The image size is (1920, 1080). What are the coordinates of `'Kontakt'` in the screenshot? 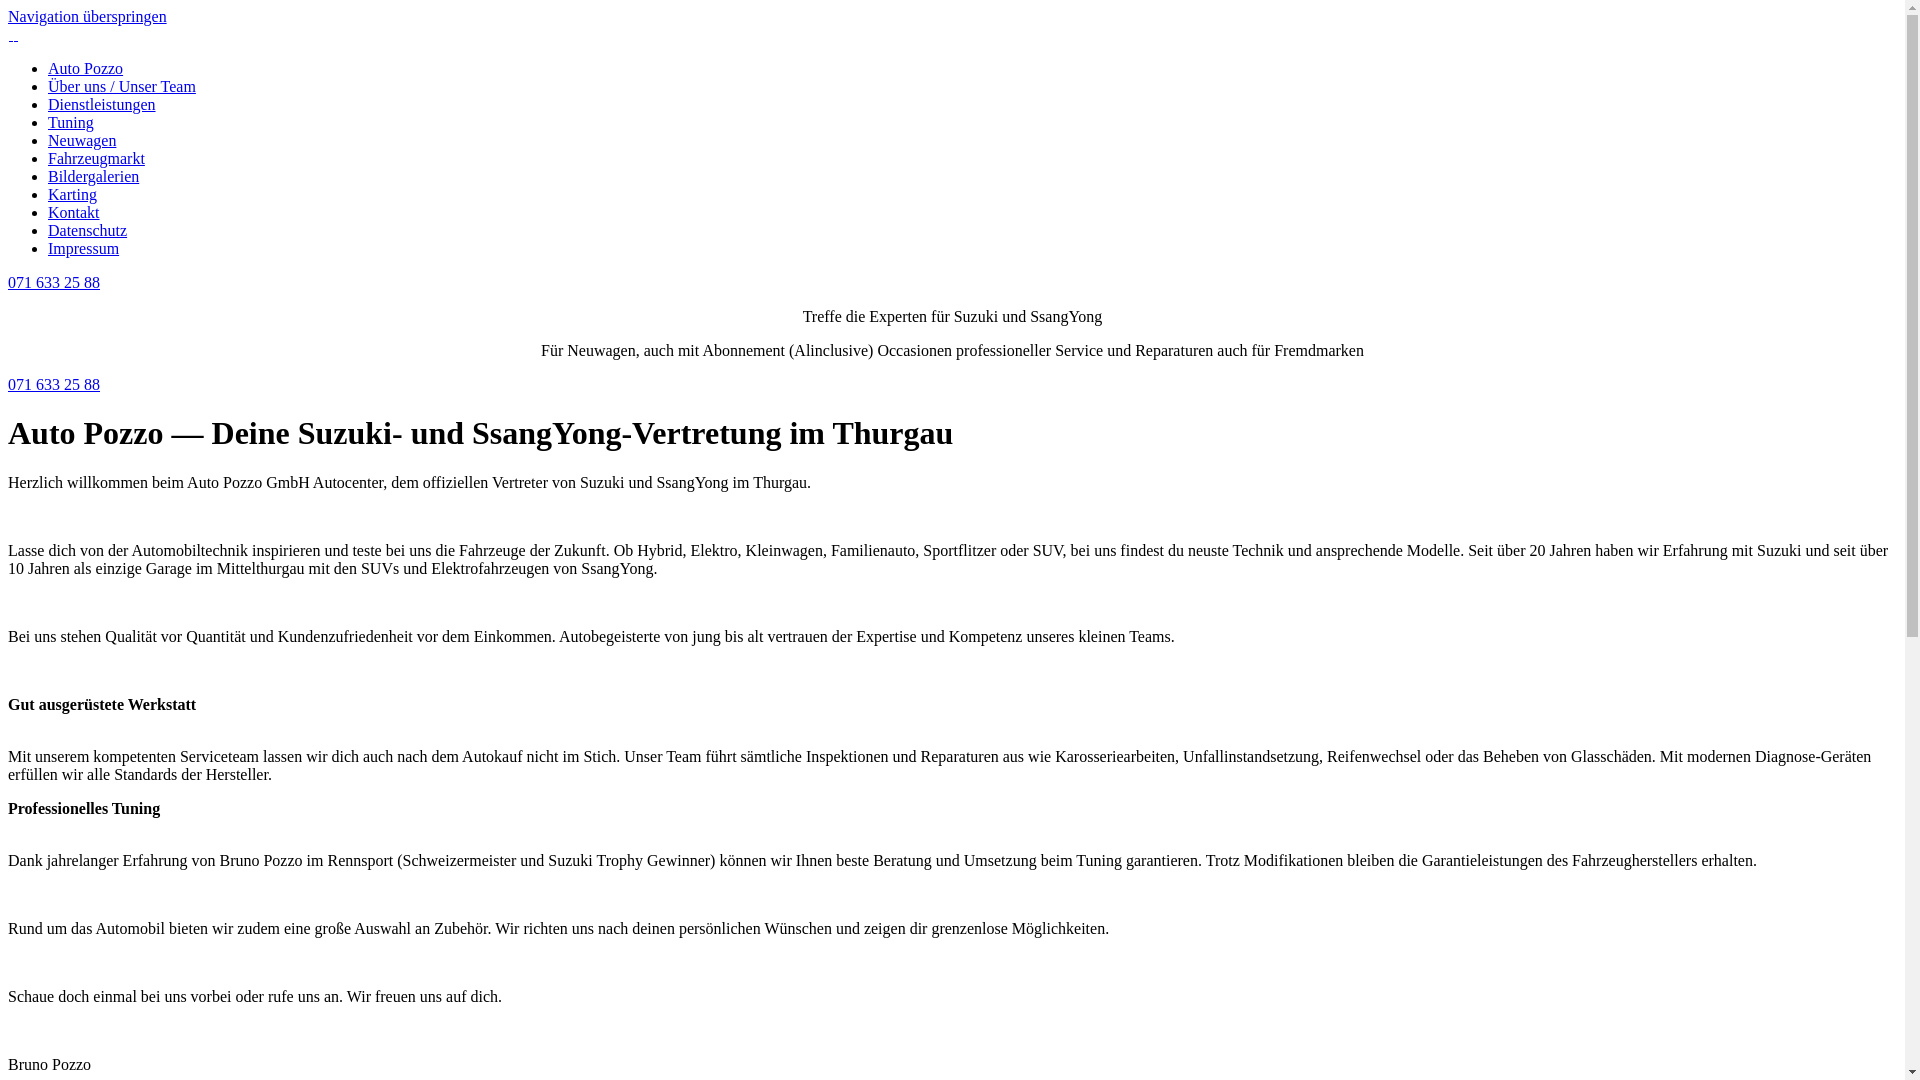 It's located at (48, 212).